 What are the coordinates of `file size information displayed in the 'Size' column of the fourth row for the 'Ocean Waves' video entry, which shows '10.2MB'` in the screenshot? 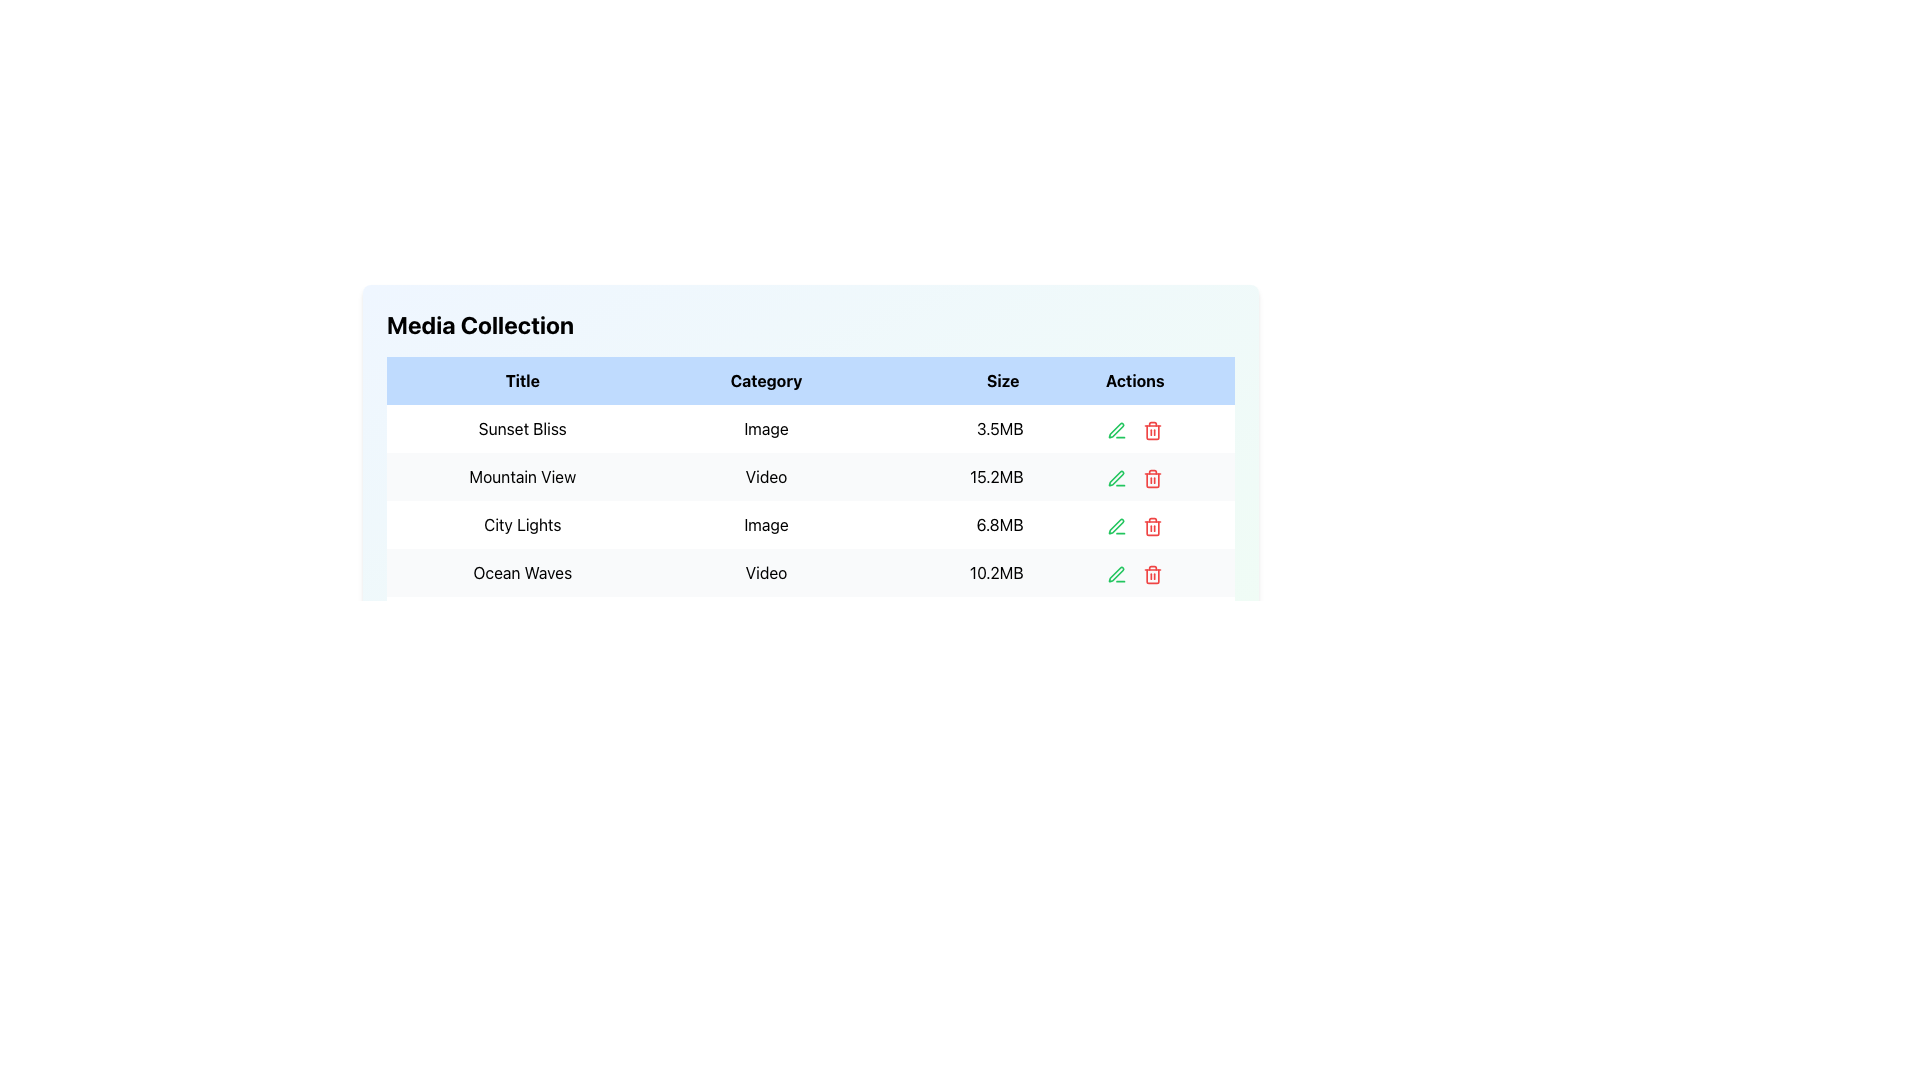 It's located at (954, 573).